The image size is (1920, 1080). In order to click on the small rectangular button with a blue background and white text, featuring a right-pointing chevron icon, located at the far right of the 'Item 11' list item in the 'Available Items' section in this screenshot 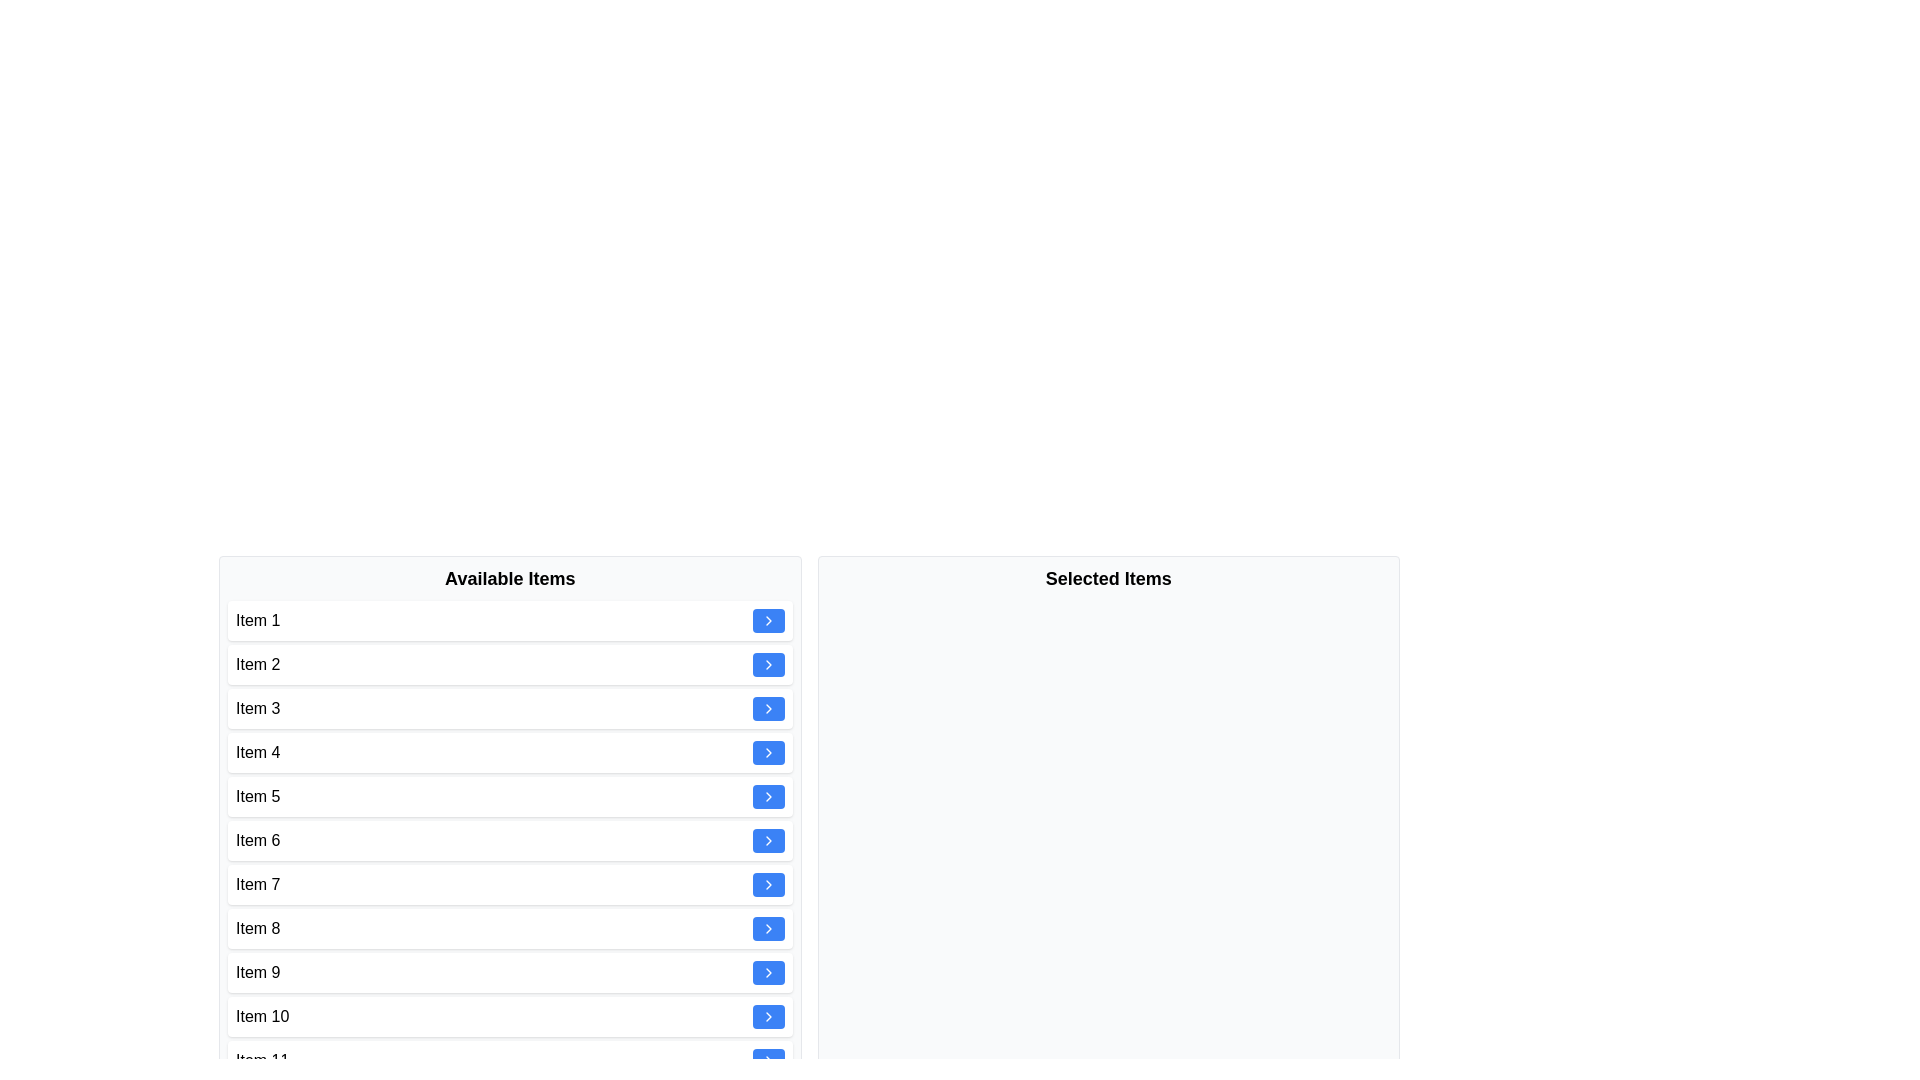, I will do `click(767, 1059)`.